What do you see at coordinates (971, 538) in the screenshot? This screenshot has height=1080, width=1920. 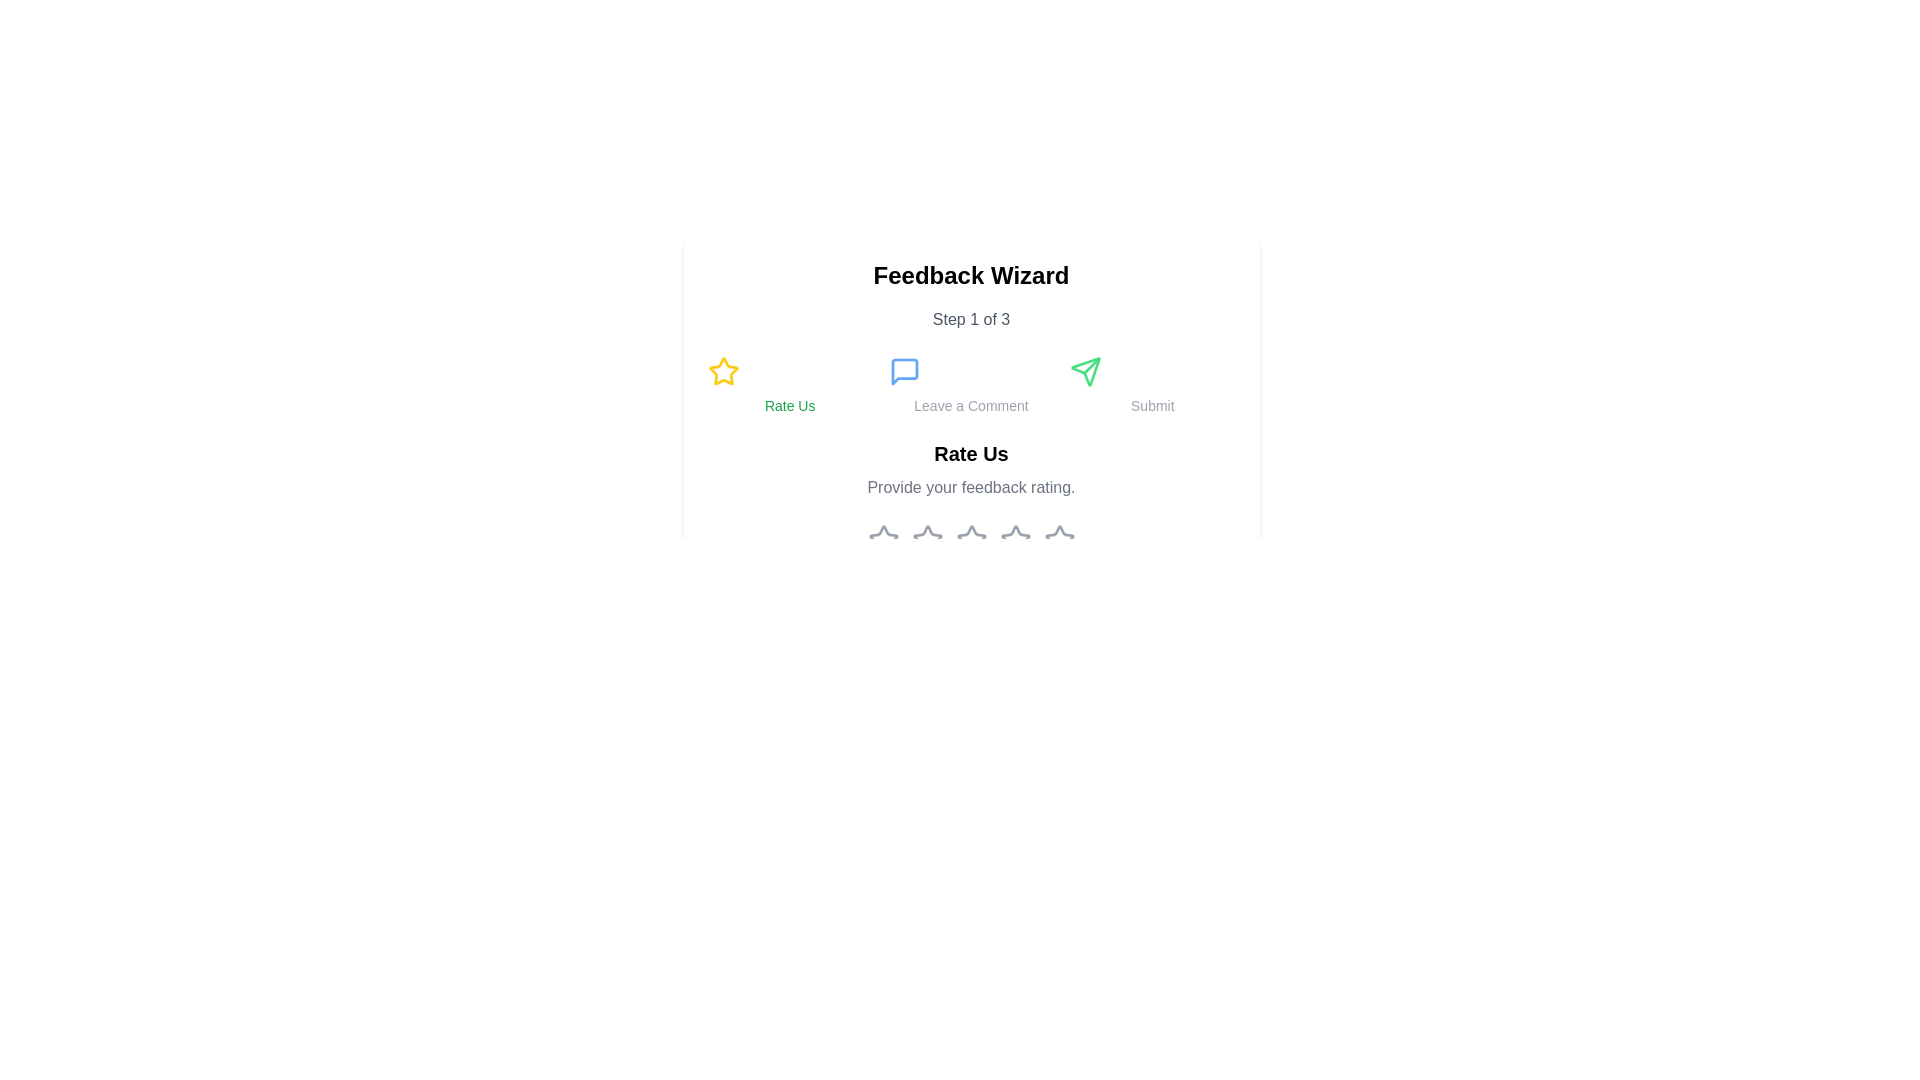 I see `the rating star in the third position from the left within the row of five stars` at bounding box center [971, 538].